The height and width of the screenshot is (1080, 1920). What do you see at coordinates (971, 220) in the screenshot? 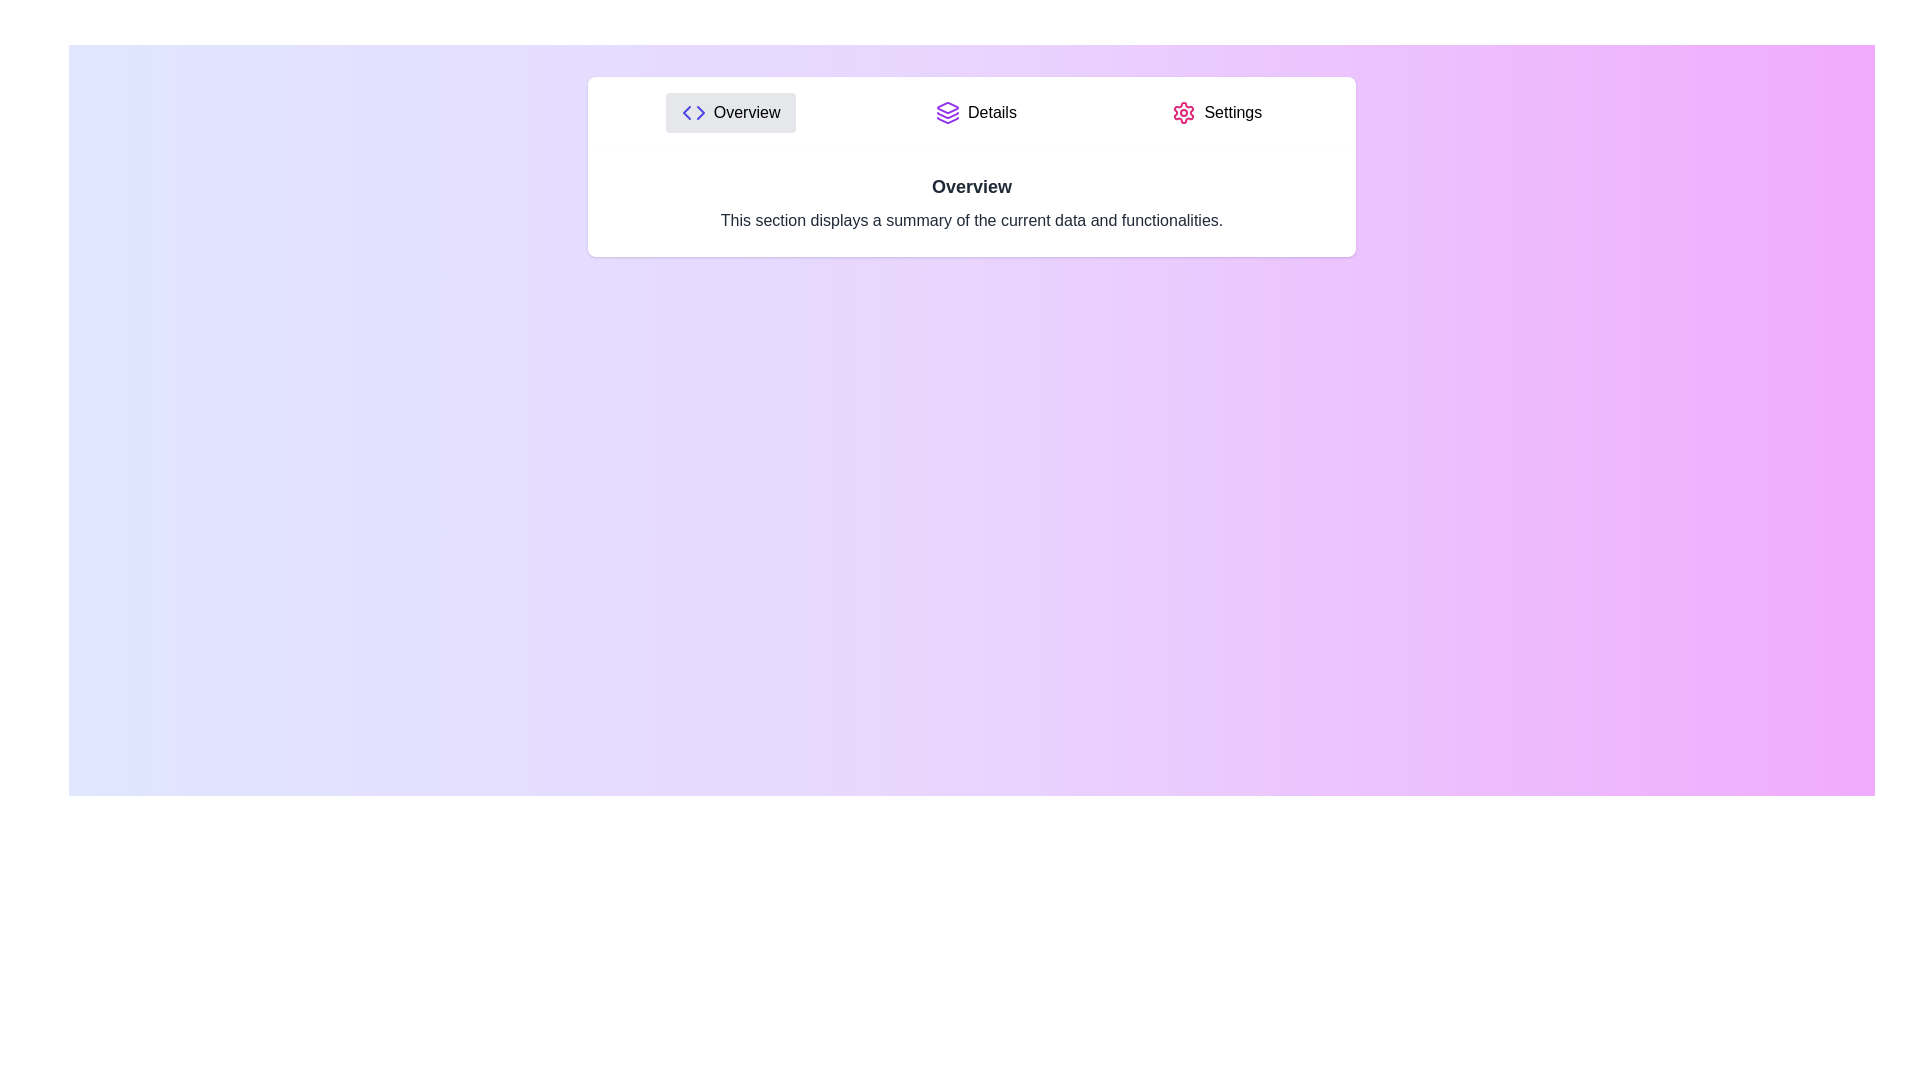
I see `the informative text block located directly beneath the 'Overview' heading, which provides context about the section` at bounding box center [971, 220].